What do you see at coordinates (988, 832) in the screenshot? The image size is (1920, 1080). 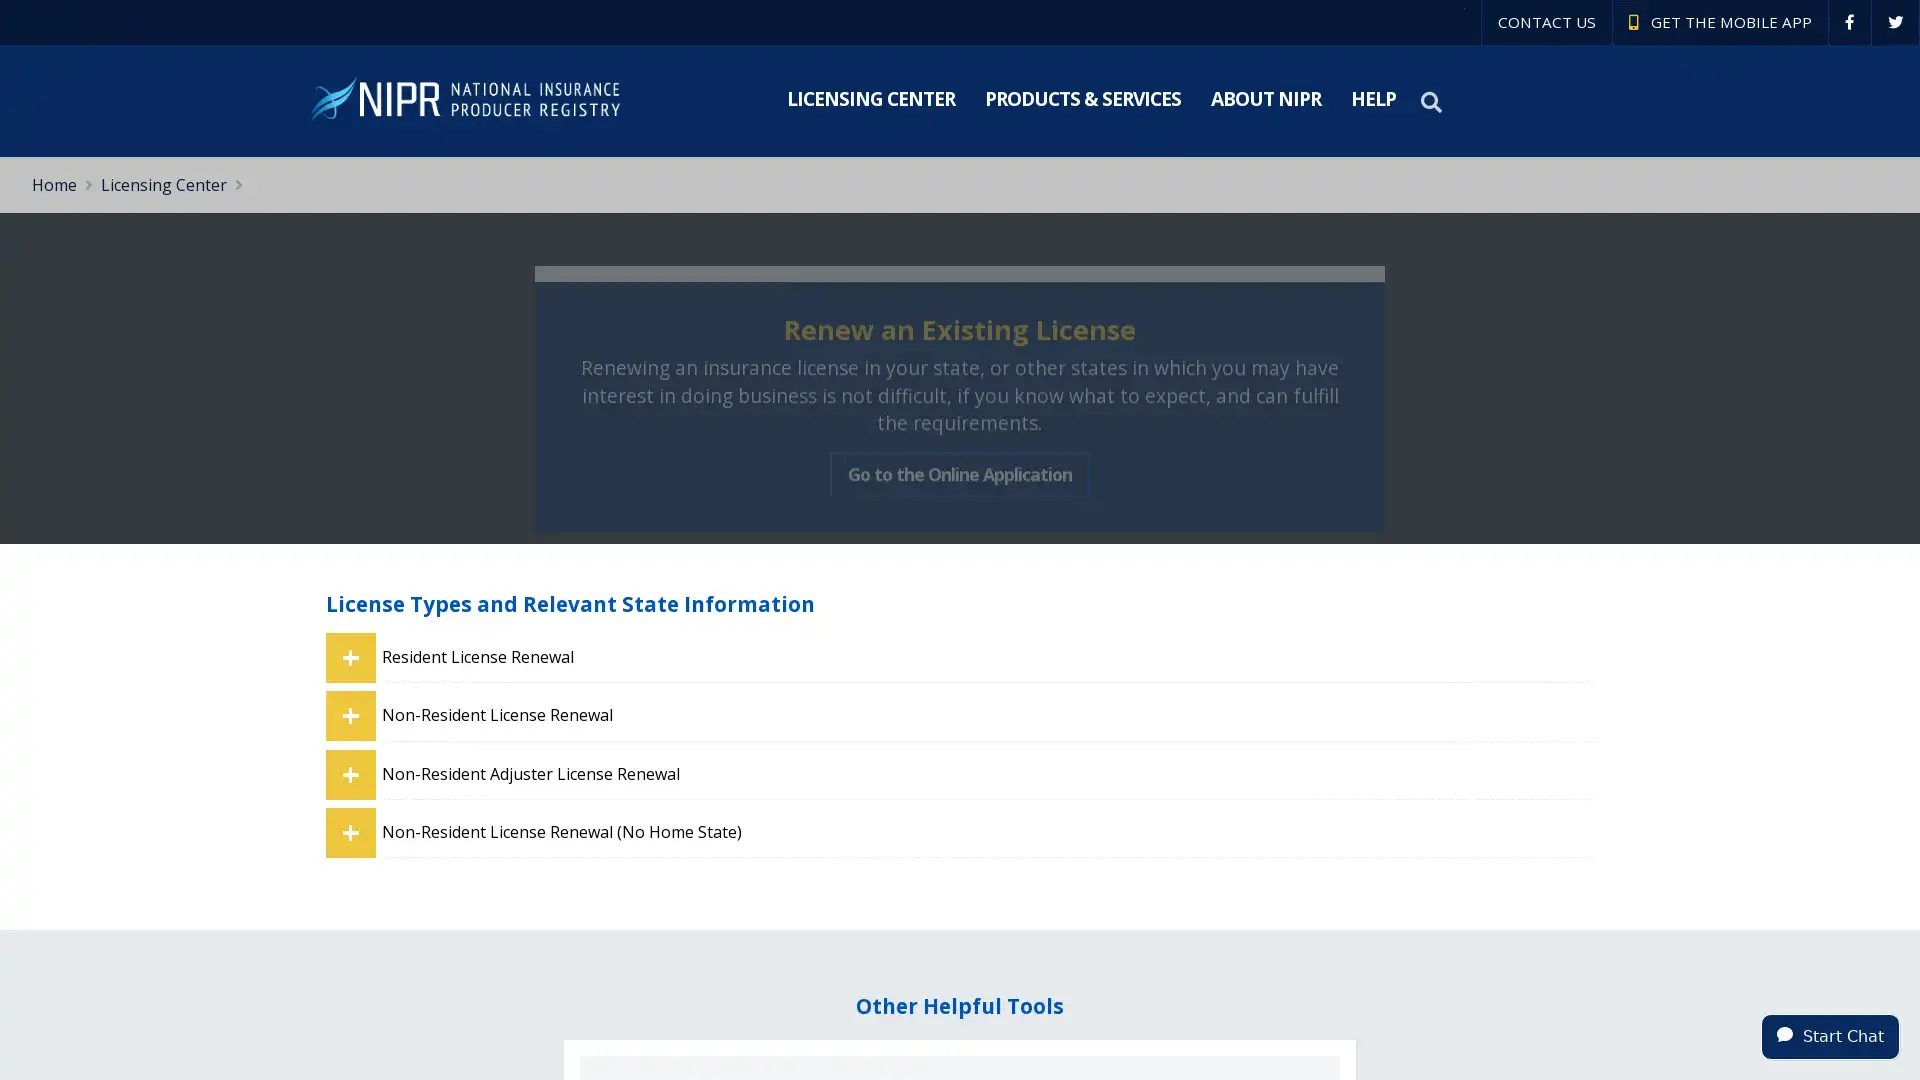 I see `Non-Resident License Renewal (No Home State)` at bounding box center [988, 832].